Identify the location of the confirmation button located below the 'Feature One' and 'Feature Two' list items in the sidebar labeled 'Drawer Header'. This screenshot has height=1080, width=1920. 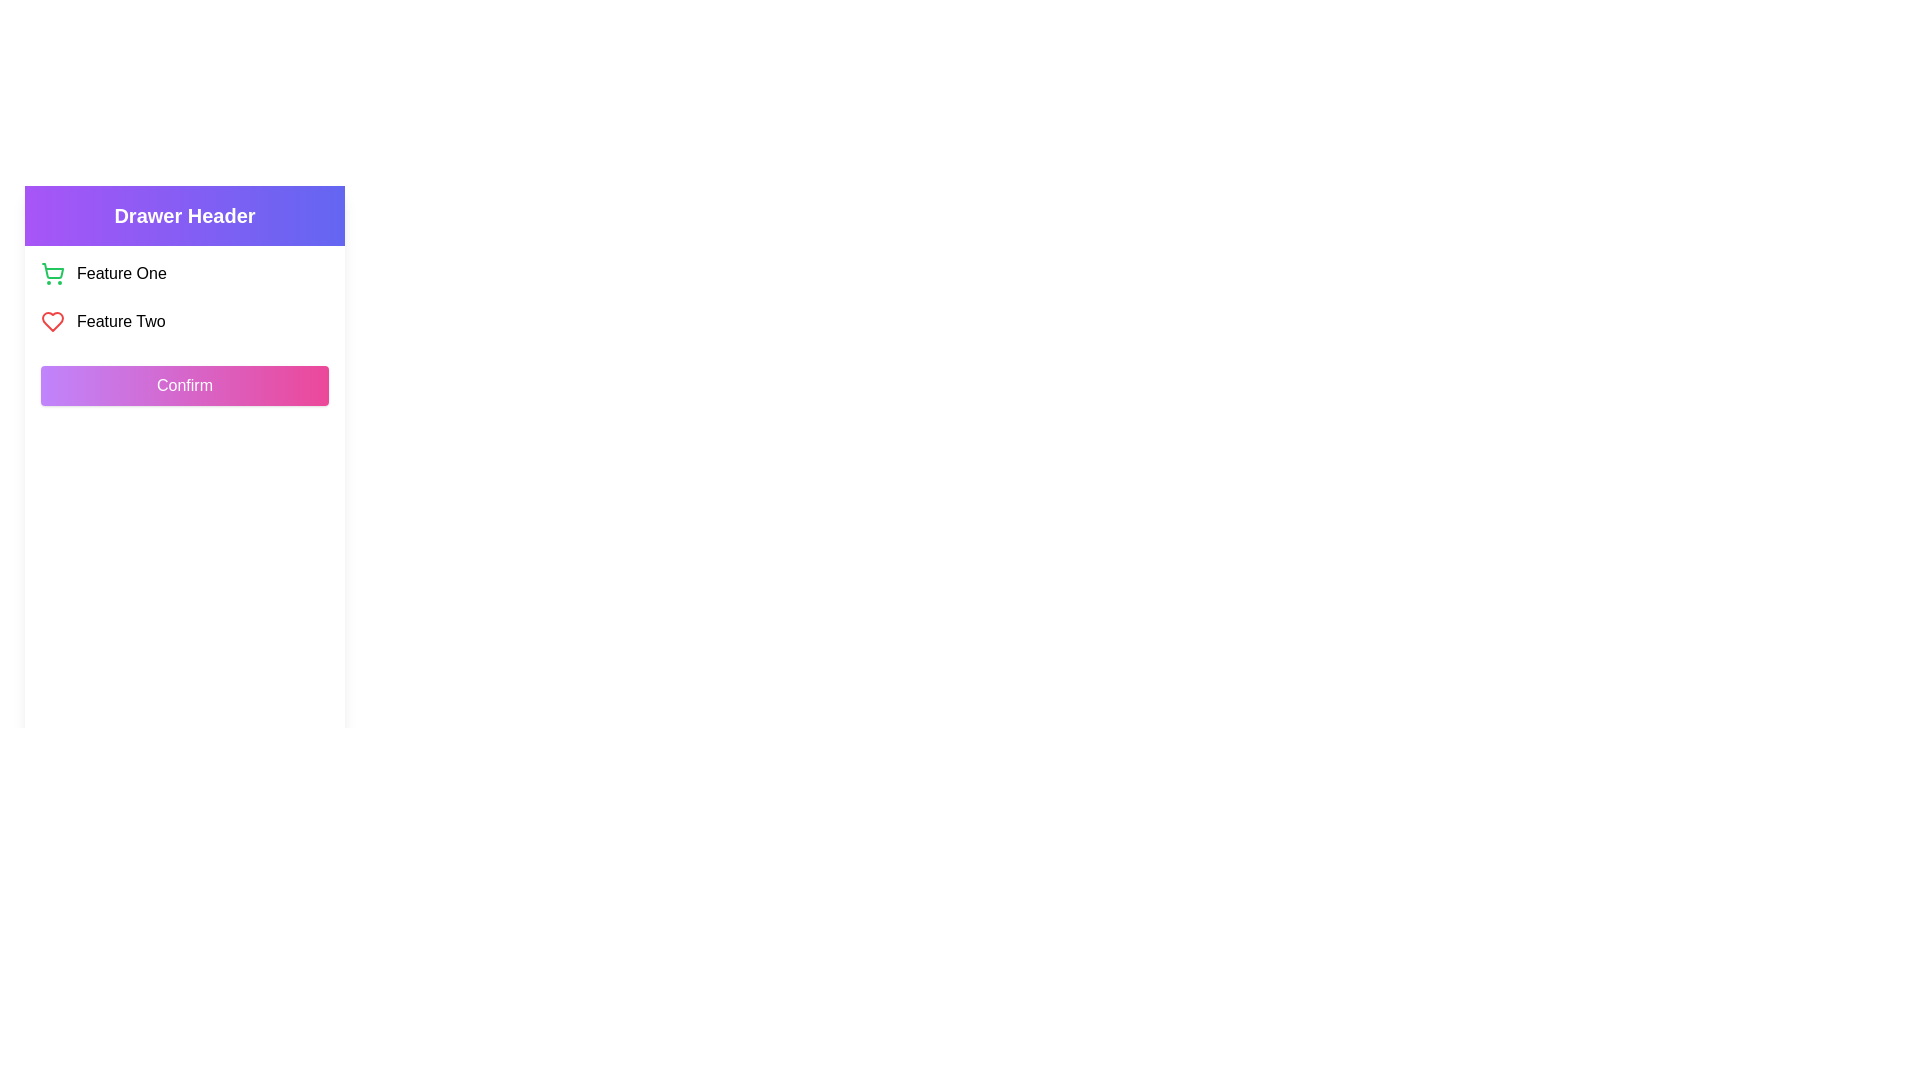
(185, 385).